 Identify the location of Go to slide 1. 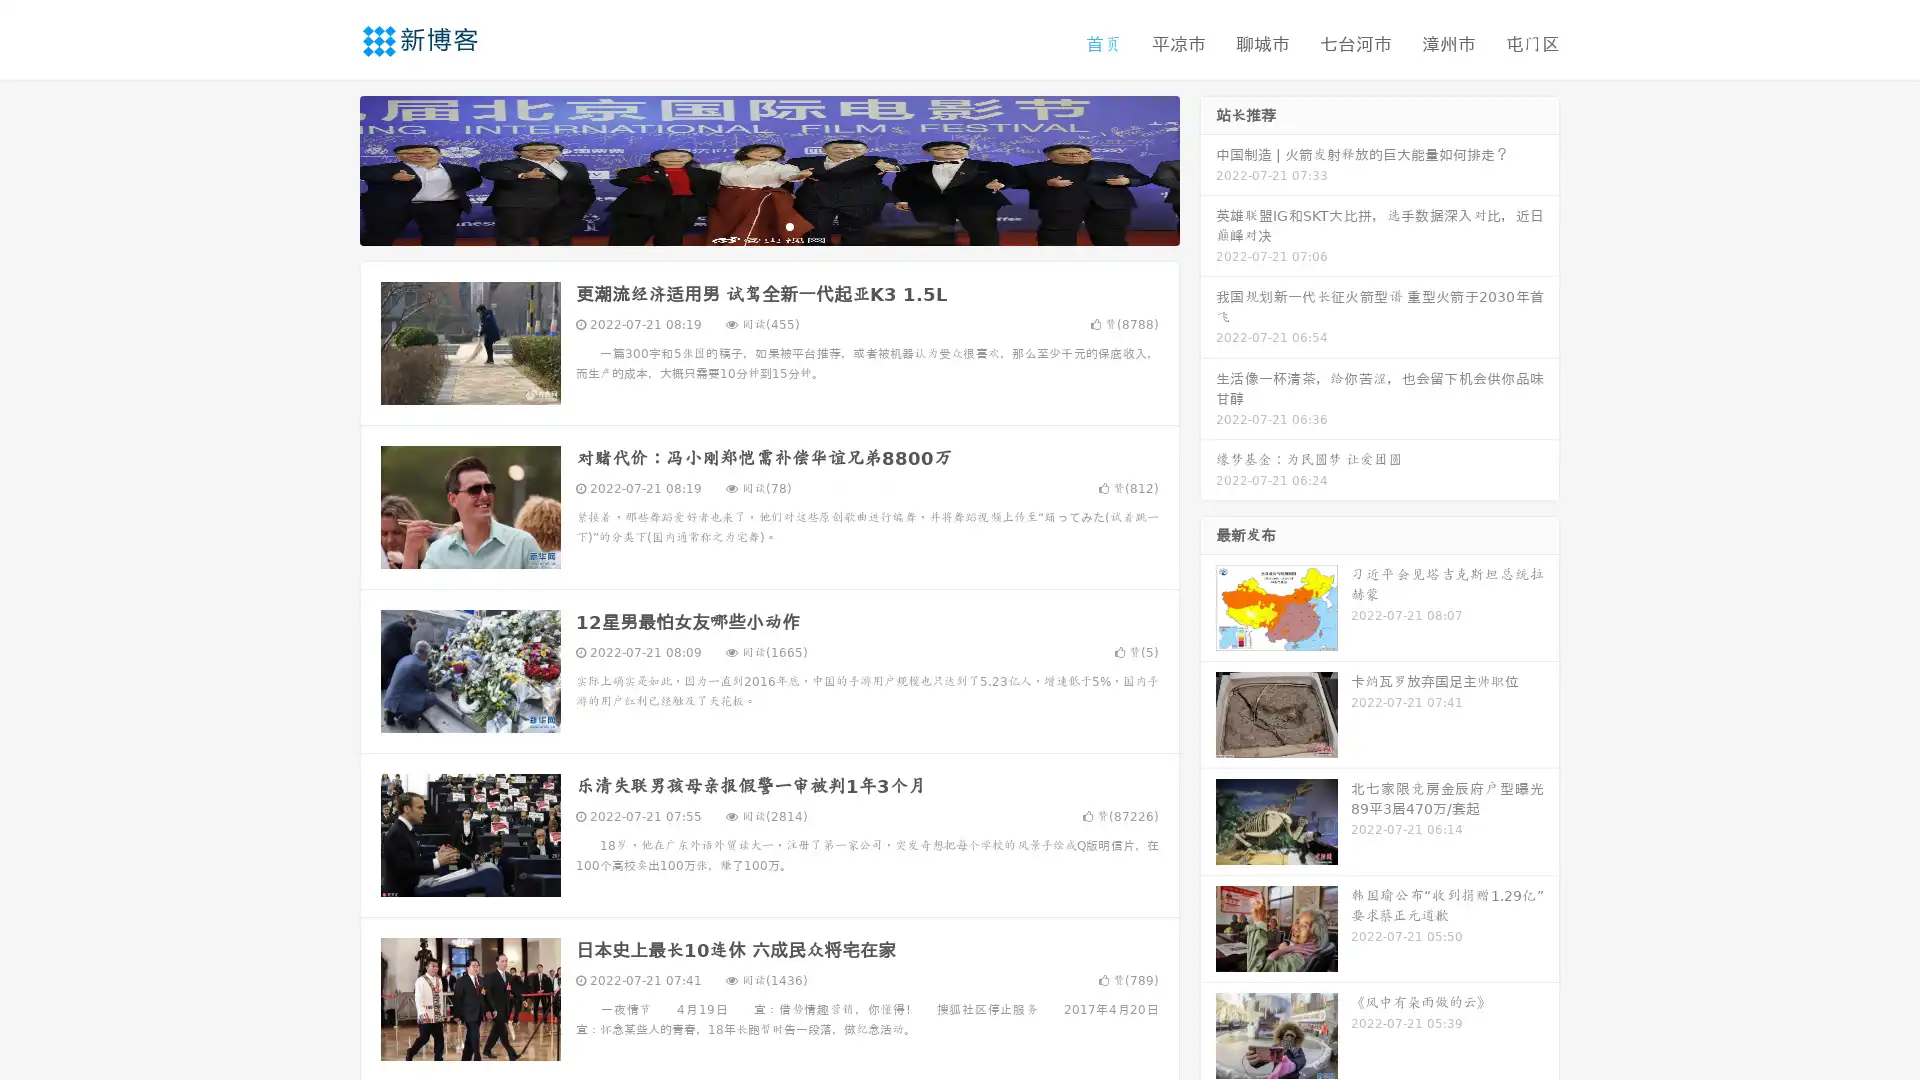
(748, 225).